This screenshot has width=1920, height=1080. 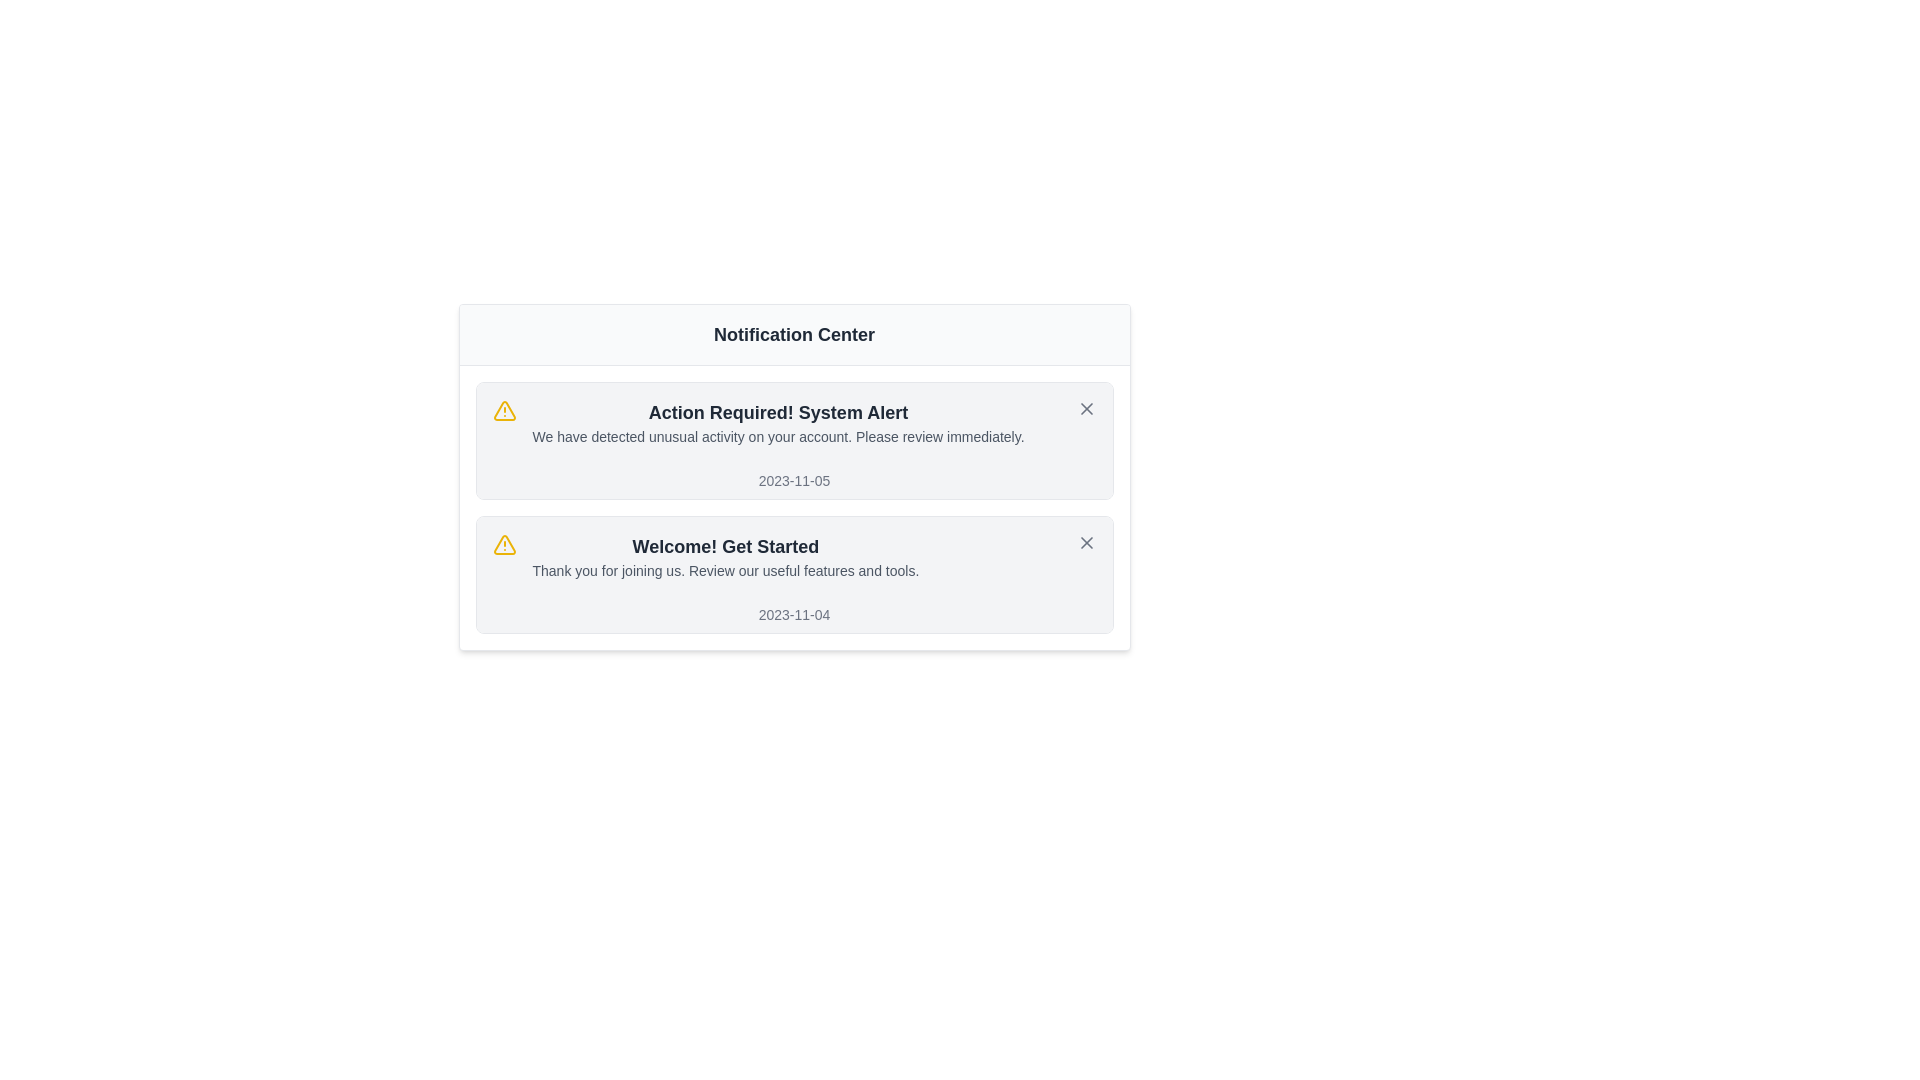 I want to click on timestamp text located in the bottom-right corner of the 'Action Required! System Alert' notification card, so click(x=793, y=481).